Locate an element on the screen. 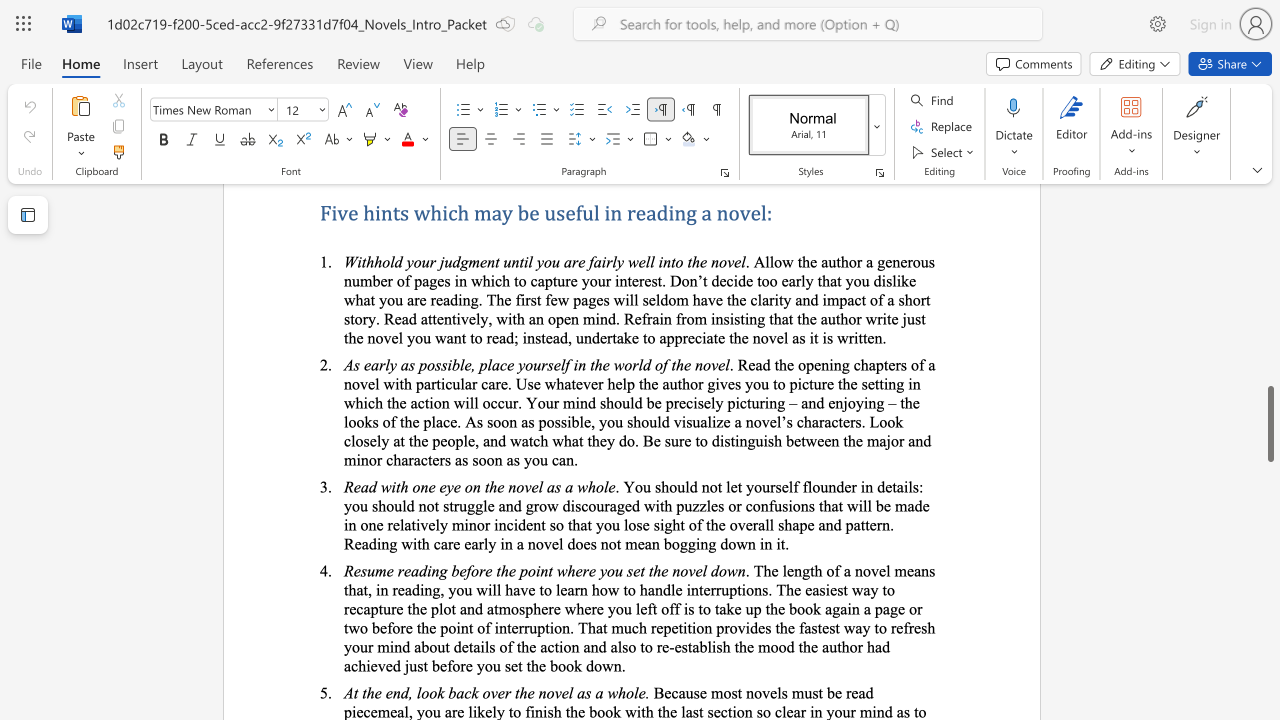 This screenshot has width=1280, height=720. the scrollbar to move the content higher is located at coordinates (1269, 328).